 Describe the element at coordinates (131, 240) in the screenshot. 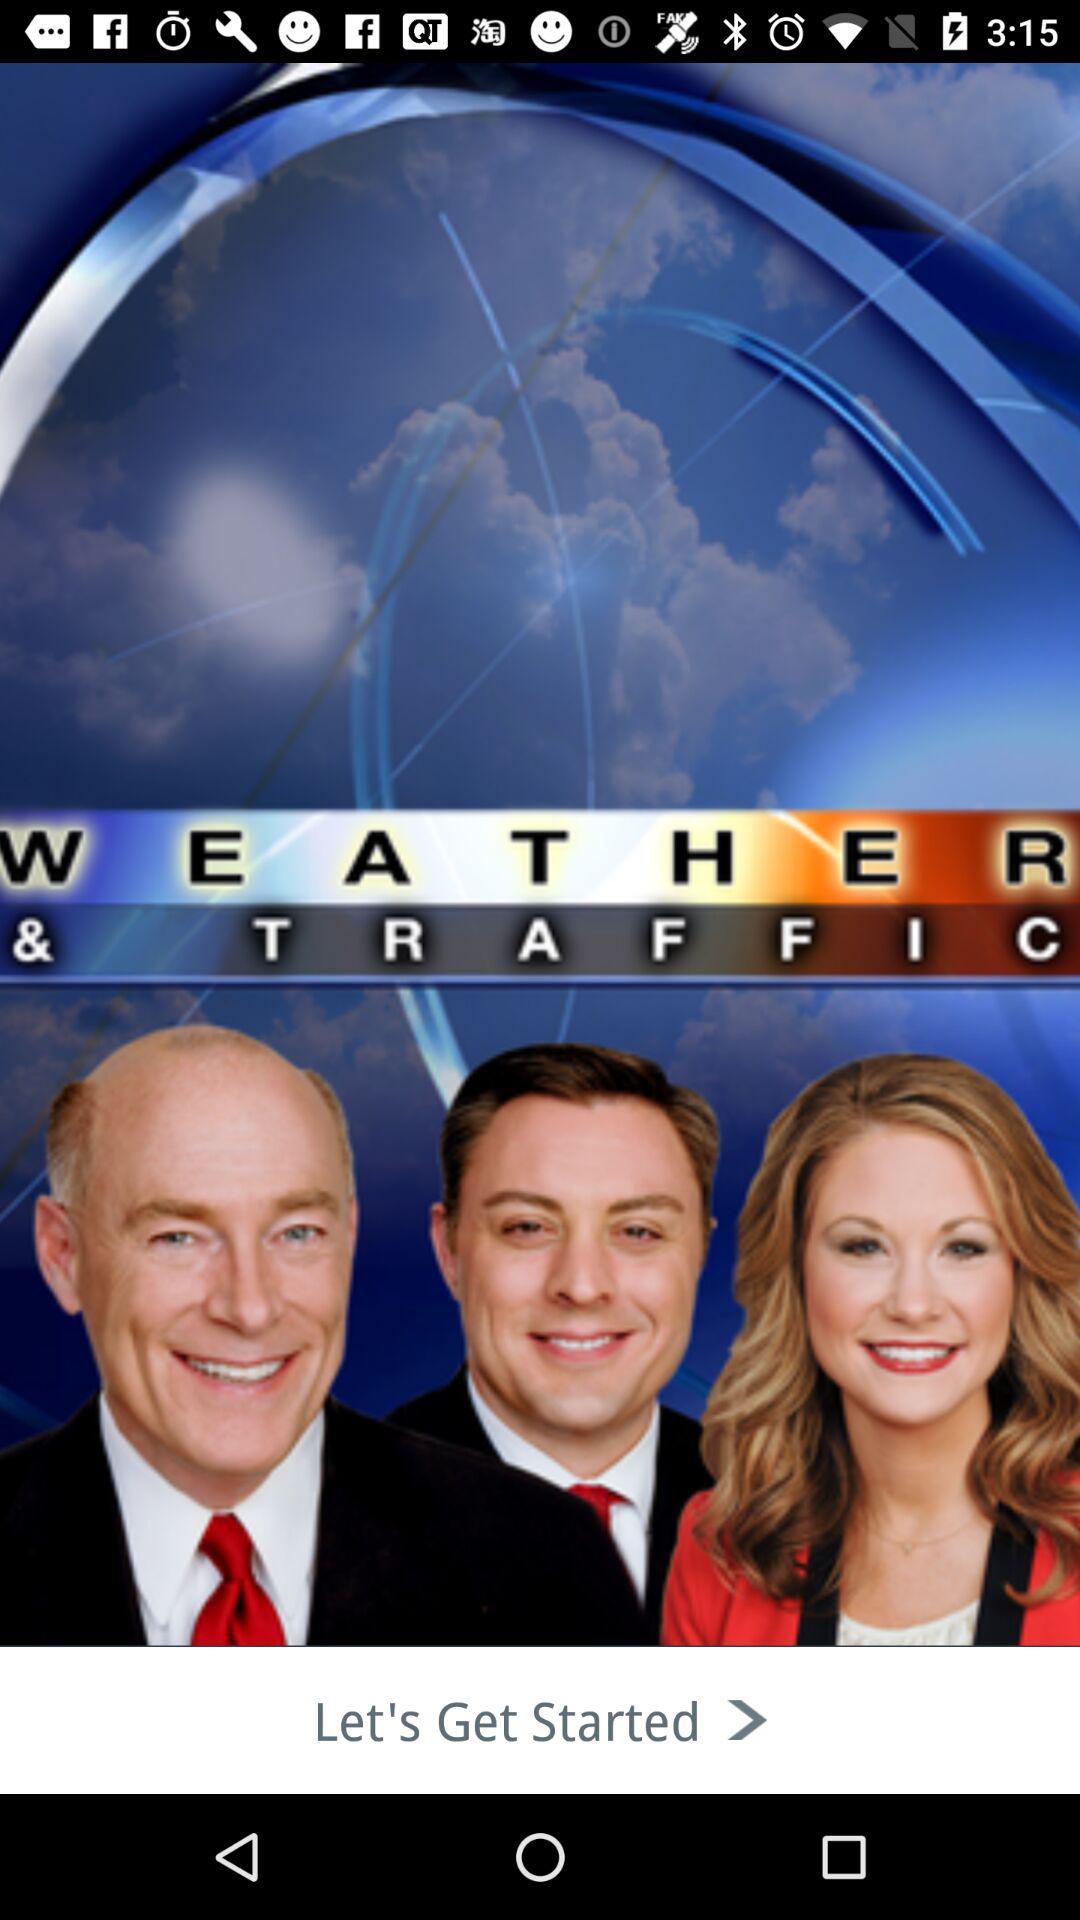

I see `the thumbs_up icon` at that location.